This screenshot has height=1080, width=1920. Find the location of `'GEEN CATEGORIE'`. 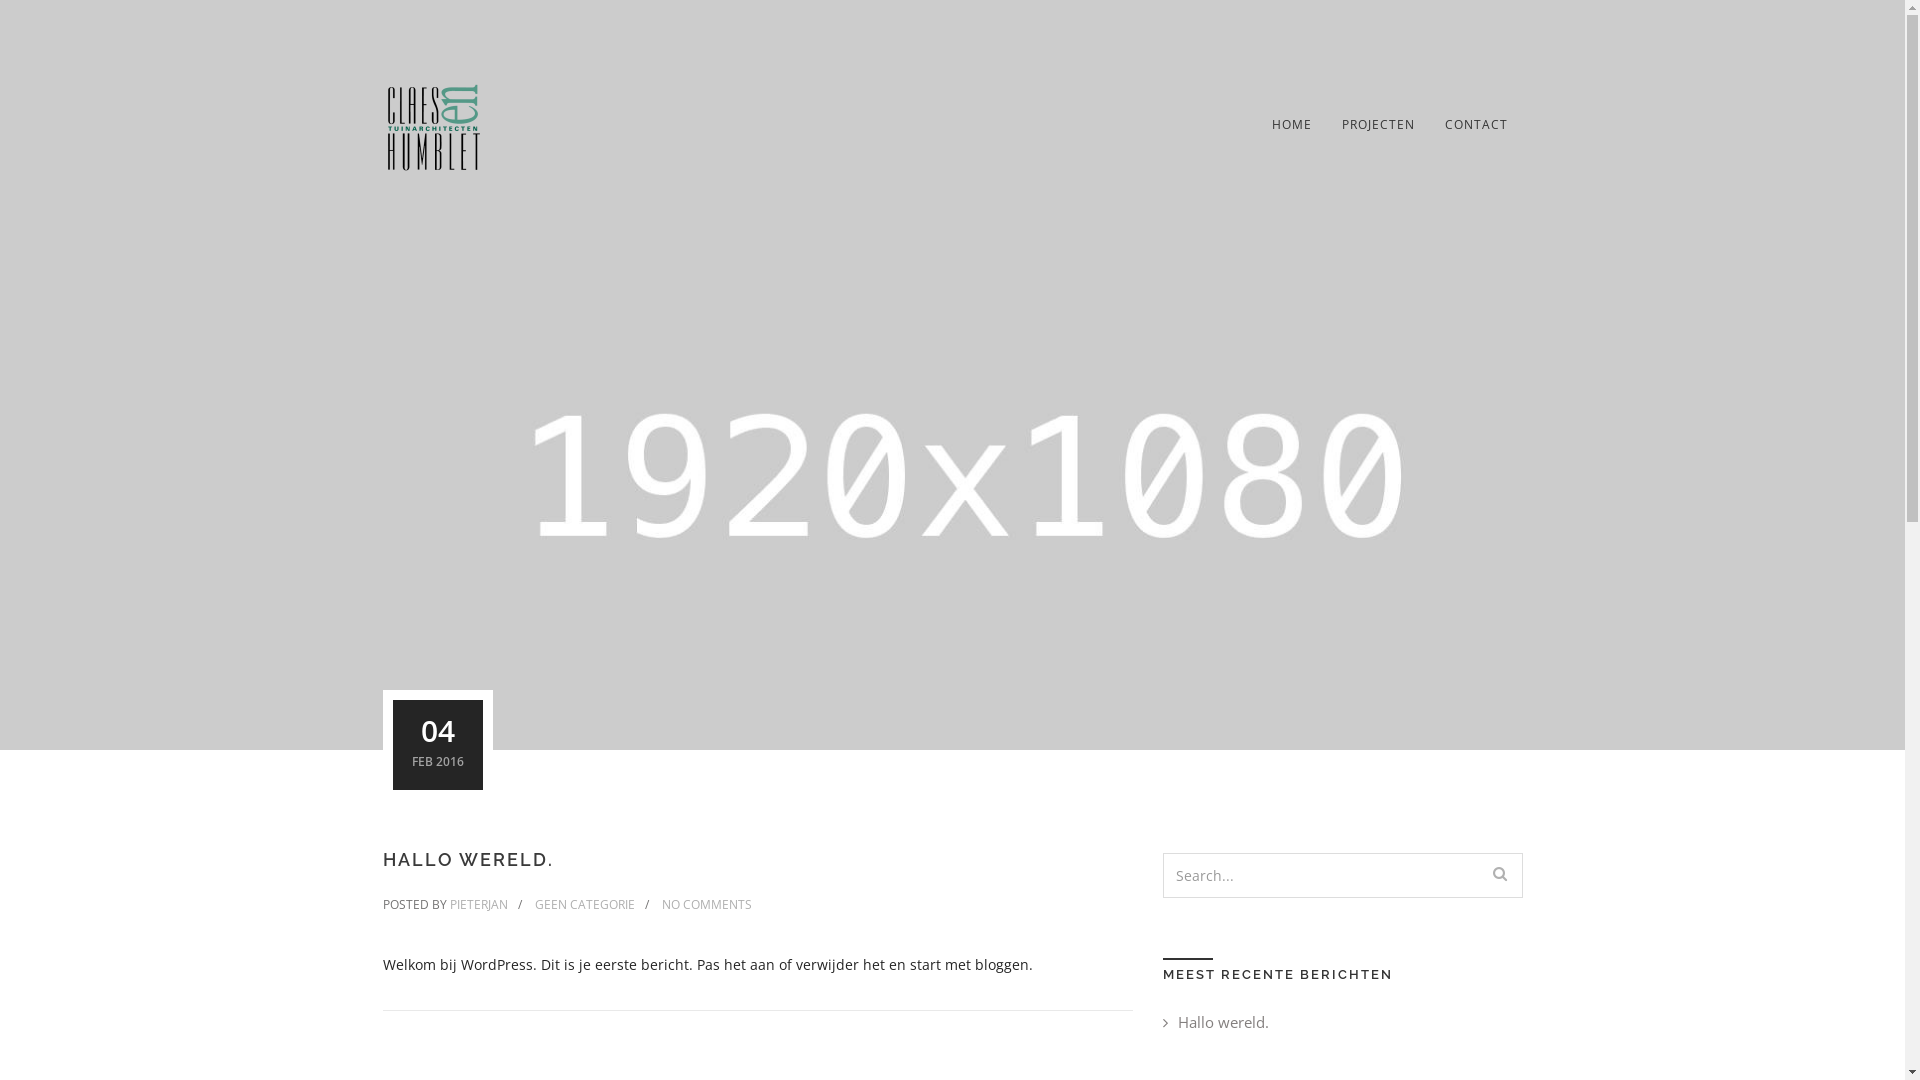

'GEEN CATEGORIE' is located at coordinates (583, 904).